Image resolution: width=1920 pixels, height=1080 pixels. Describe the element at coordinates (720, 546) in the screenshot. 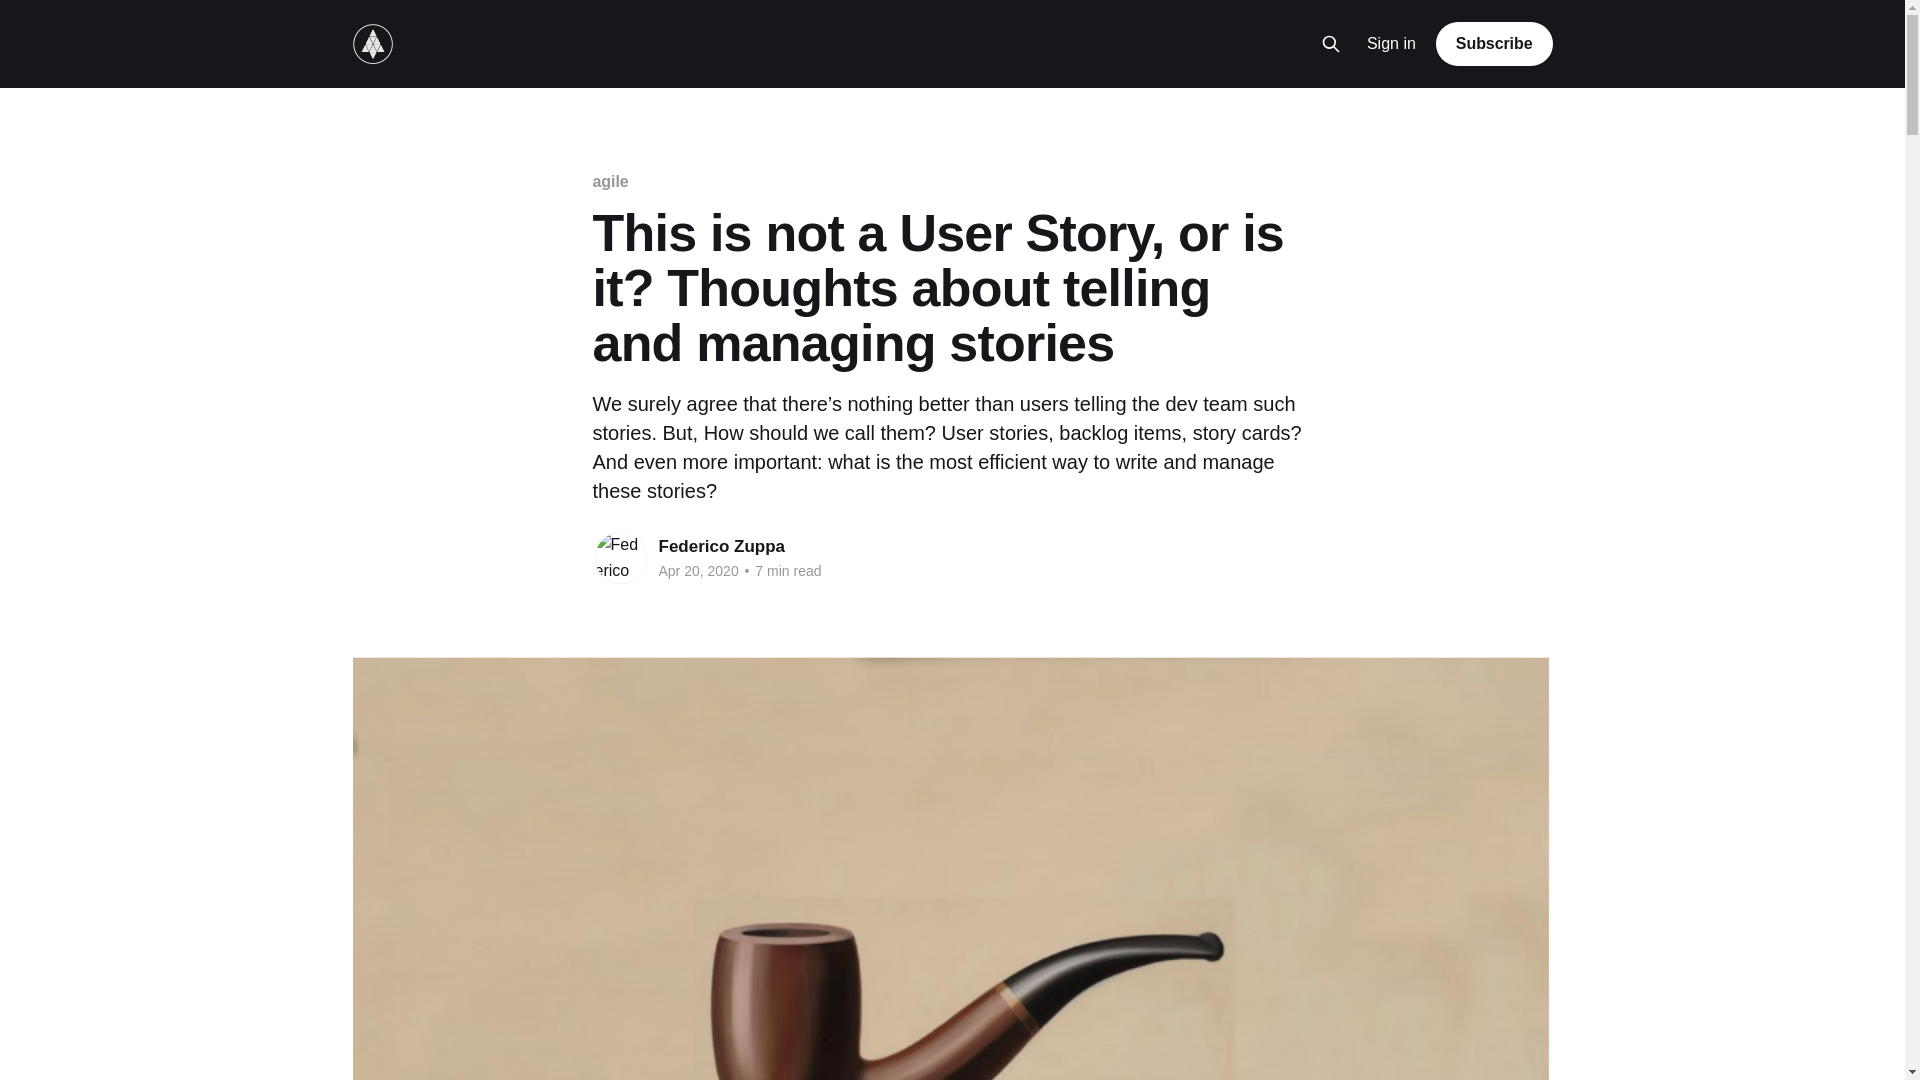

I see `'Federico Zuppa'` at that location.